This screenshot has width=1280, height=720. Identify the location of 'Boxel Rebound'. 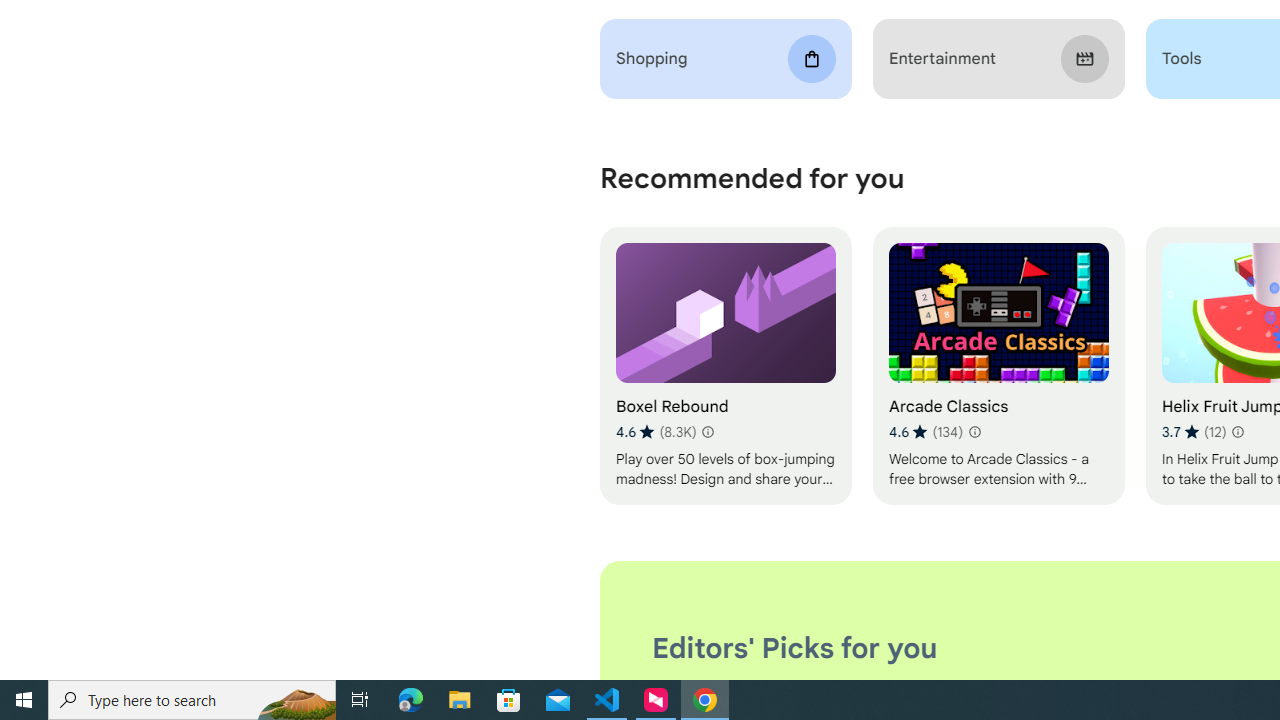
(724, 366).